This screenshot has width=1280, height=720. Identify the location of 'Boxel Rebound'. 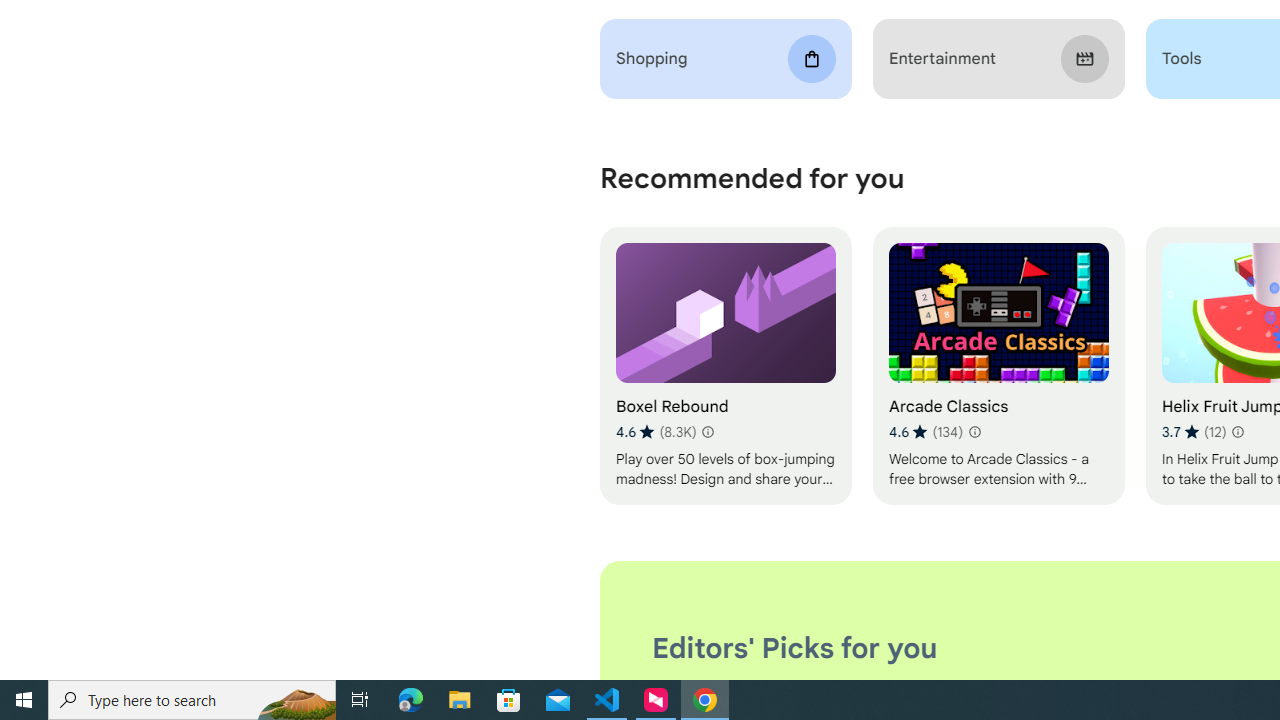
(724, 366).